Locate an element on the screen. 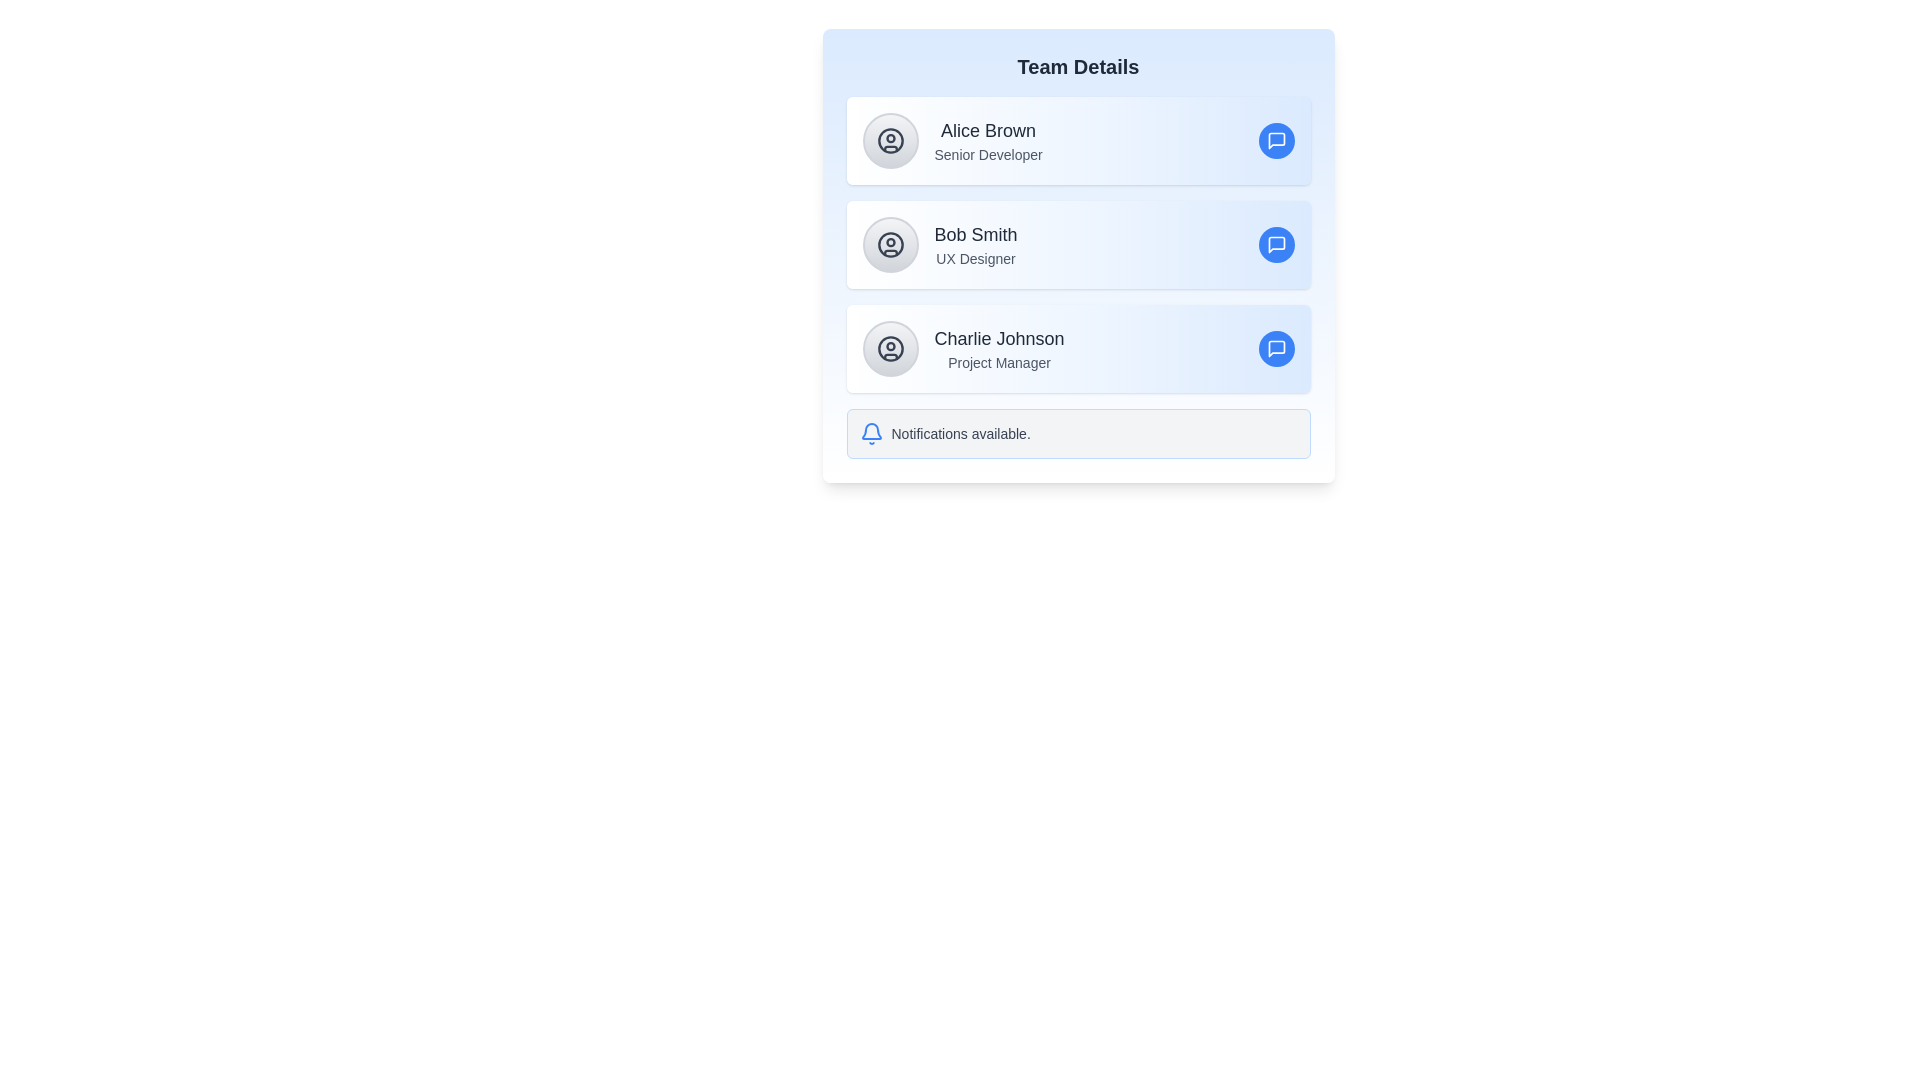 The width and height of the screenshot is (1920, 1080). the second list item in the 'Team Details' card that contains profile details for 'Bob Smith' is located at coordinates (1077, 244).